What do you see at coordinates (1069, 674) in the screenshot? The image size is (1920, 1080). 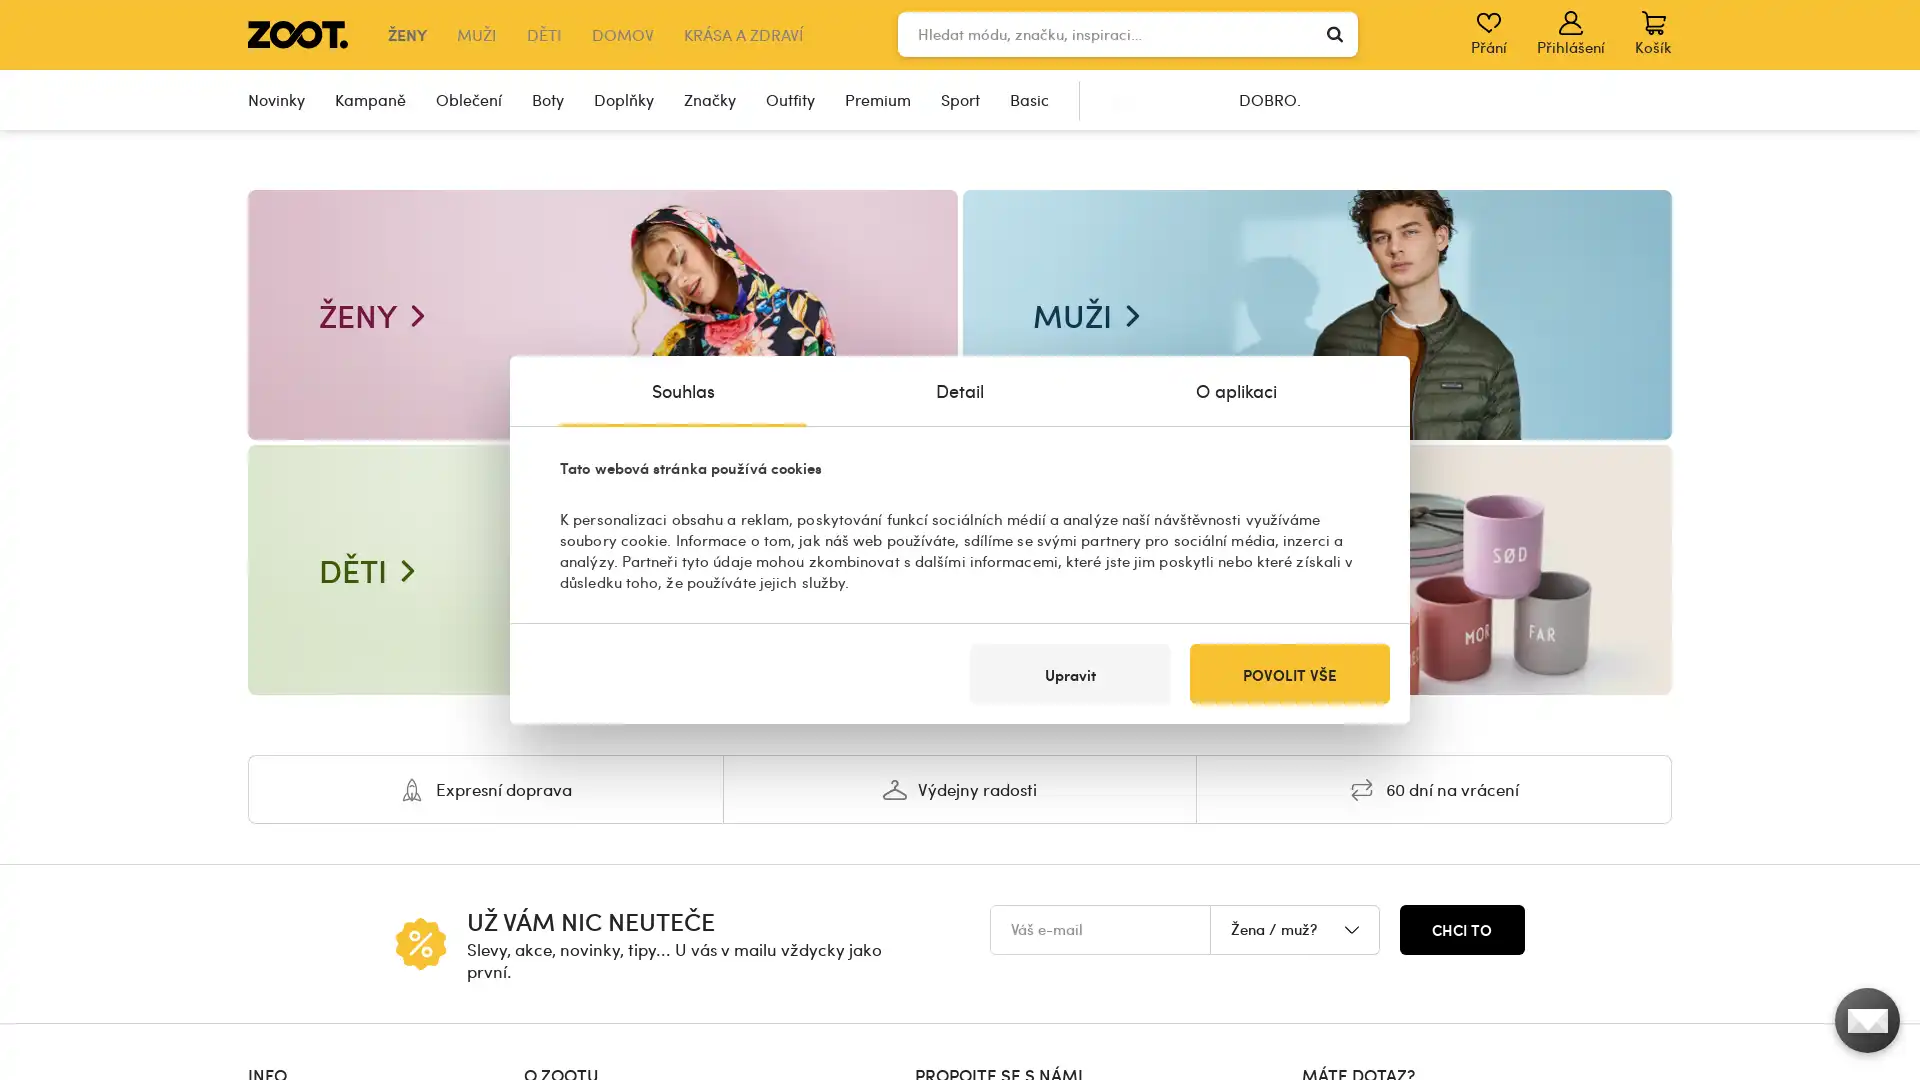 I see `Upravit` at bounding box center [1069, 674].